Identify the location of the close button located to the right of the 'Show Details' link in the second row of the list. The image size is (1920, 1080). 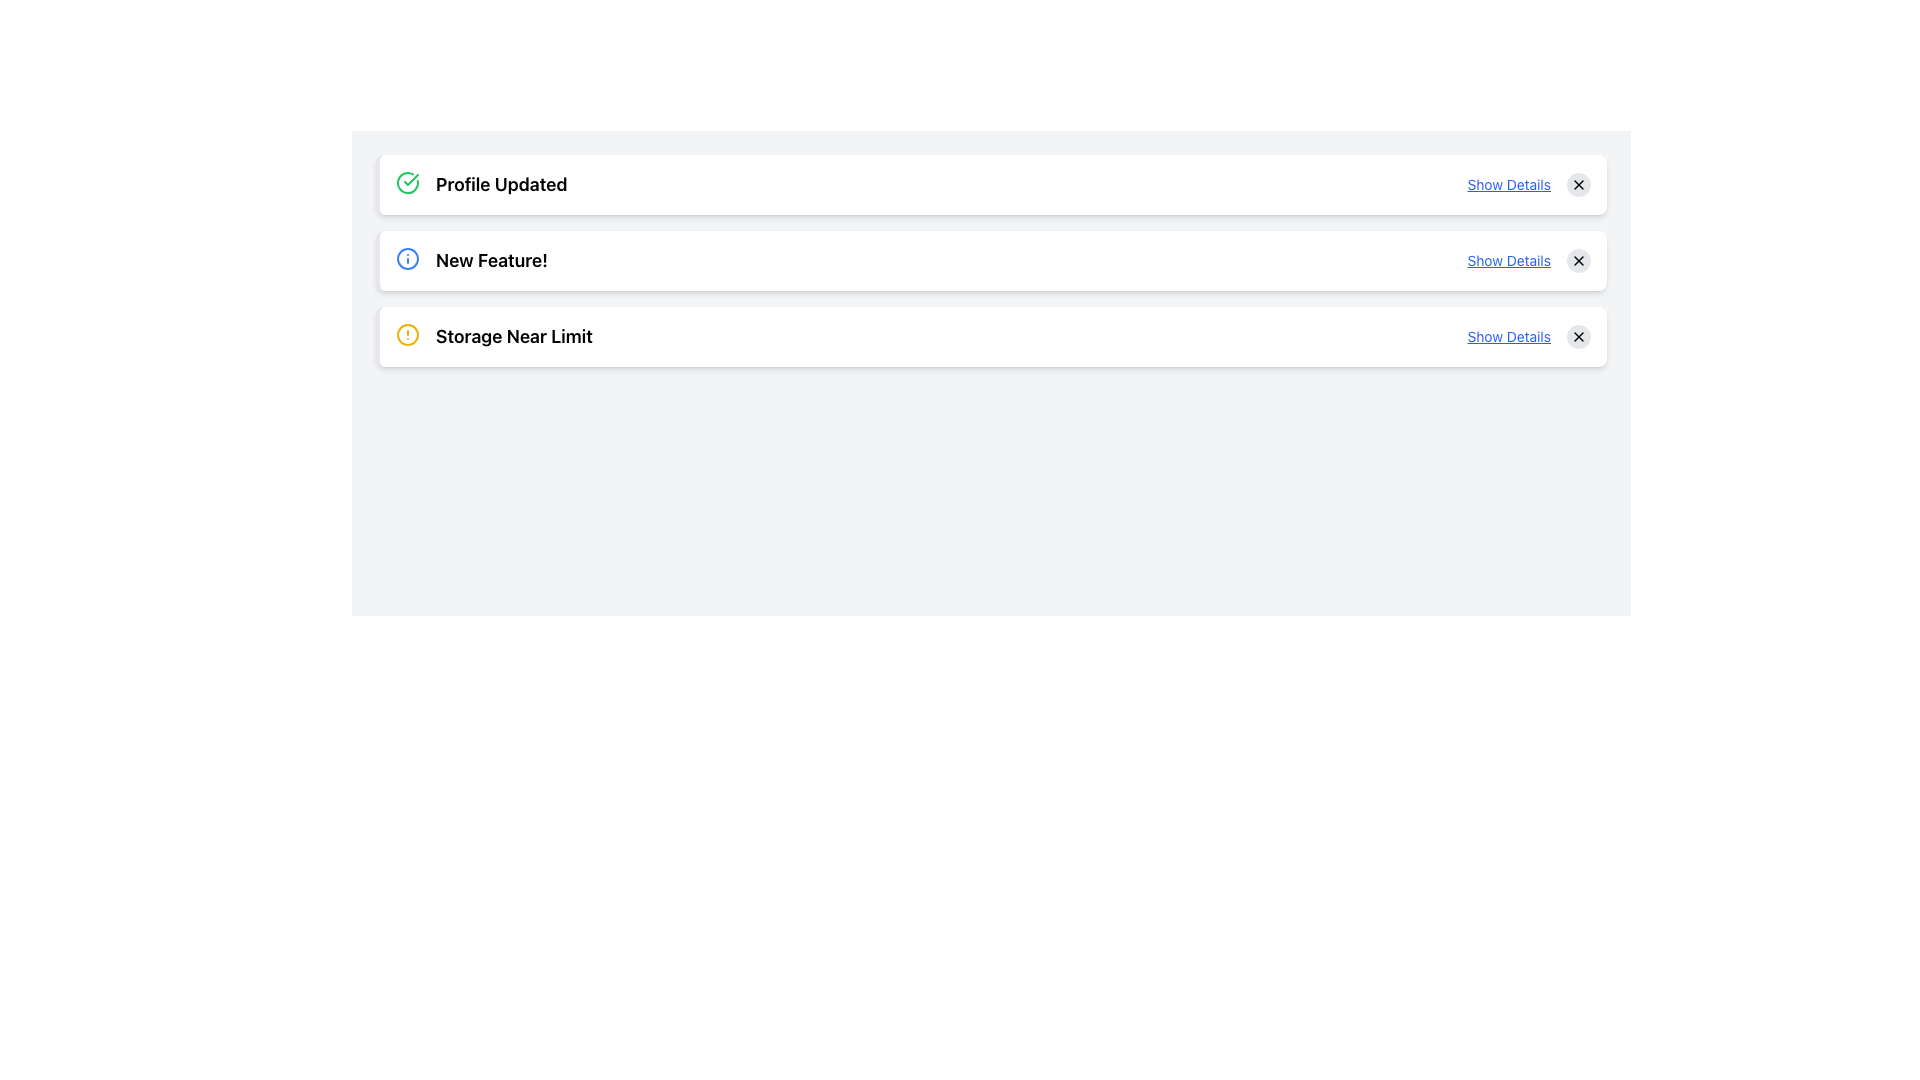
(1578, 260).